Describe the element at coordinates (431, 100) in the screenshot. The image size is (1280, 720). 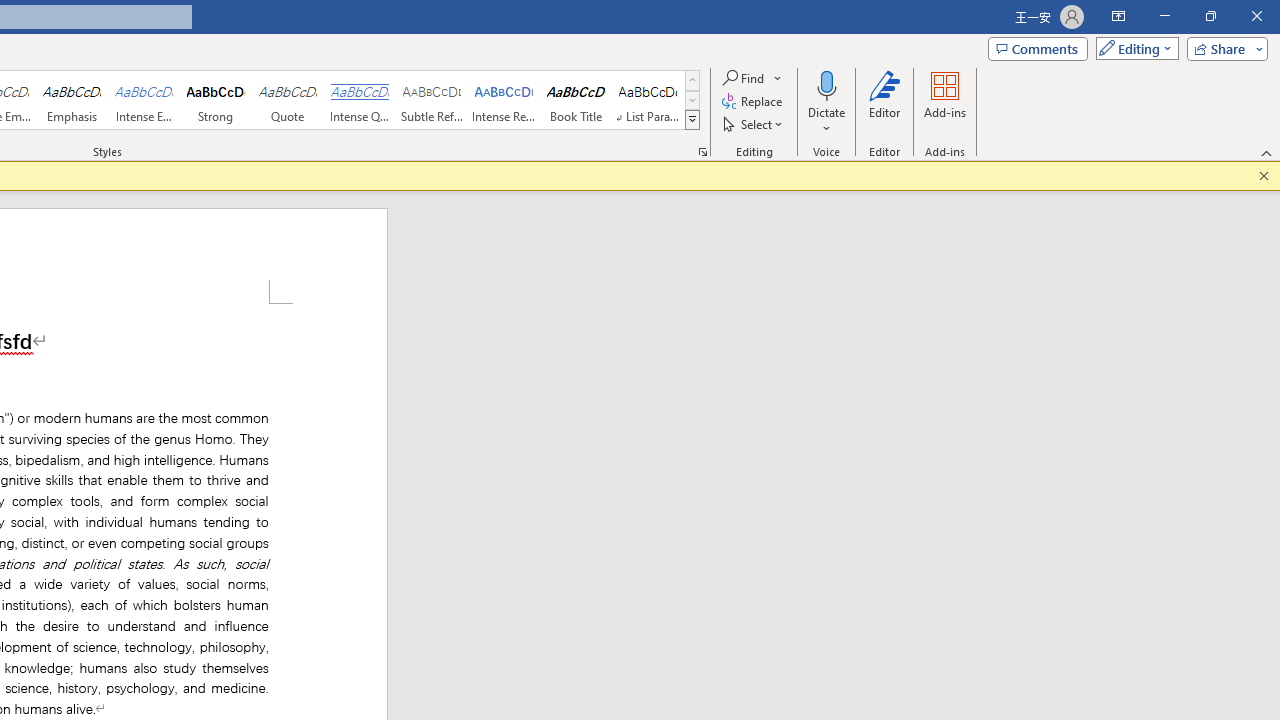
I see `'Subtle Reference'` at that location.